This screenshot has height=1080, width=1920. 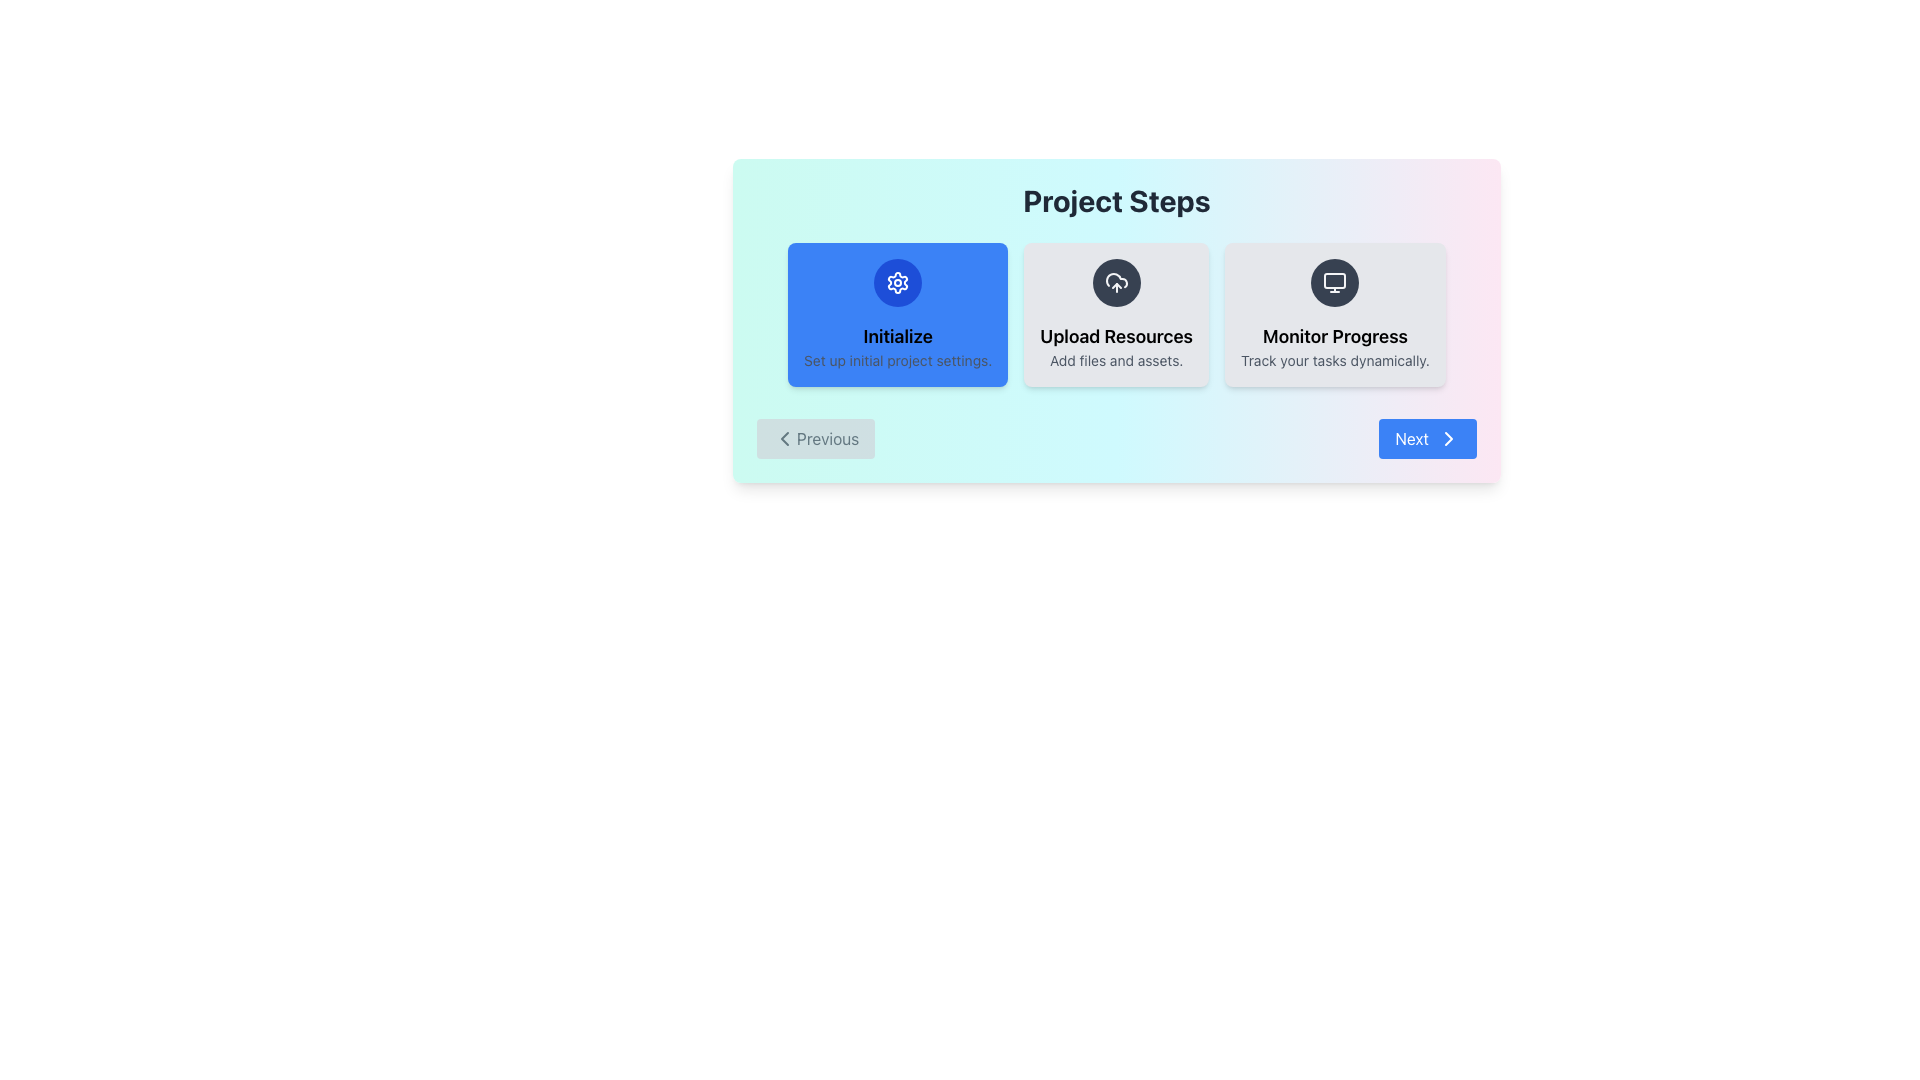 I want to click on the 'Initialize' text block element, which is the first card in the 'Project Steps' section, so click(x=897, y=346).